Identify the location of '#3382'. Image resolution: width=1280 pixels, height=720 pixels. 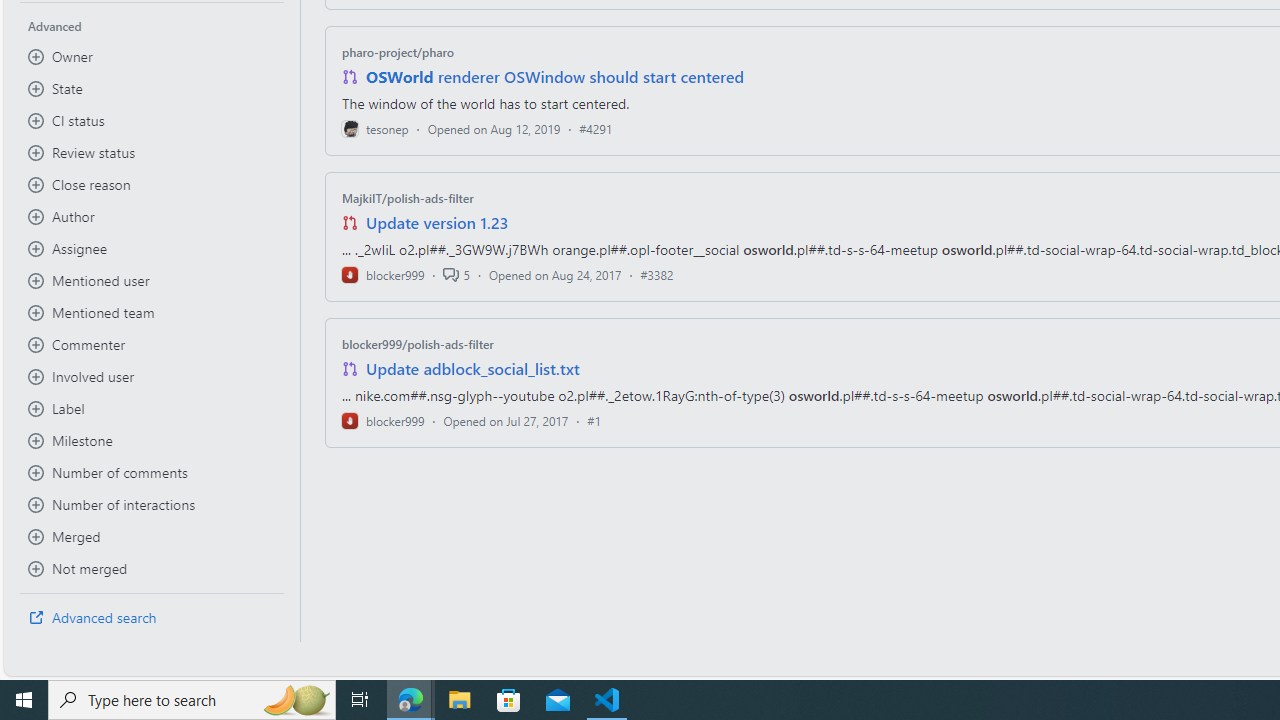
(657, 274).